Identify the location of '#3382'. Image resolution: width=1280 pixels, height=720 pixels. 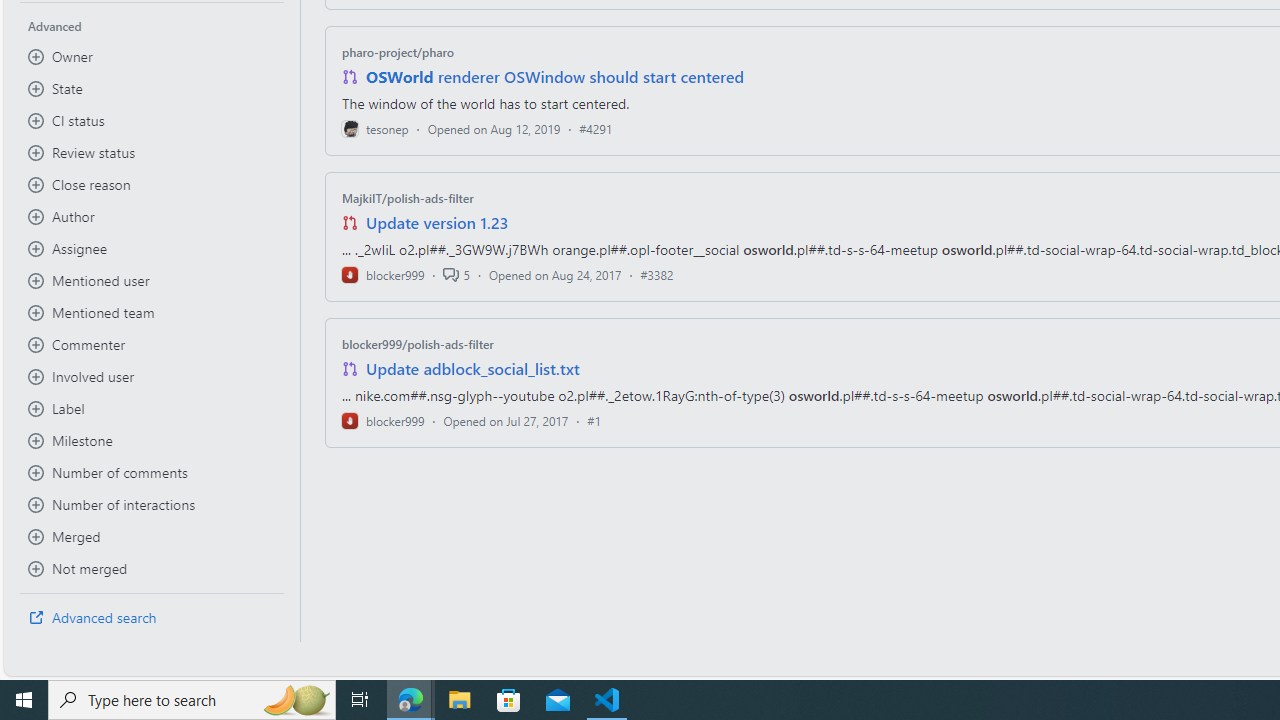
(657, 274).